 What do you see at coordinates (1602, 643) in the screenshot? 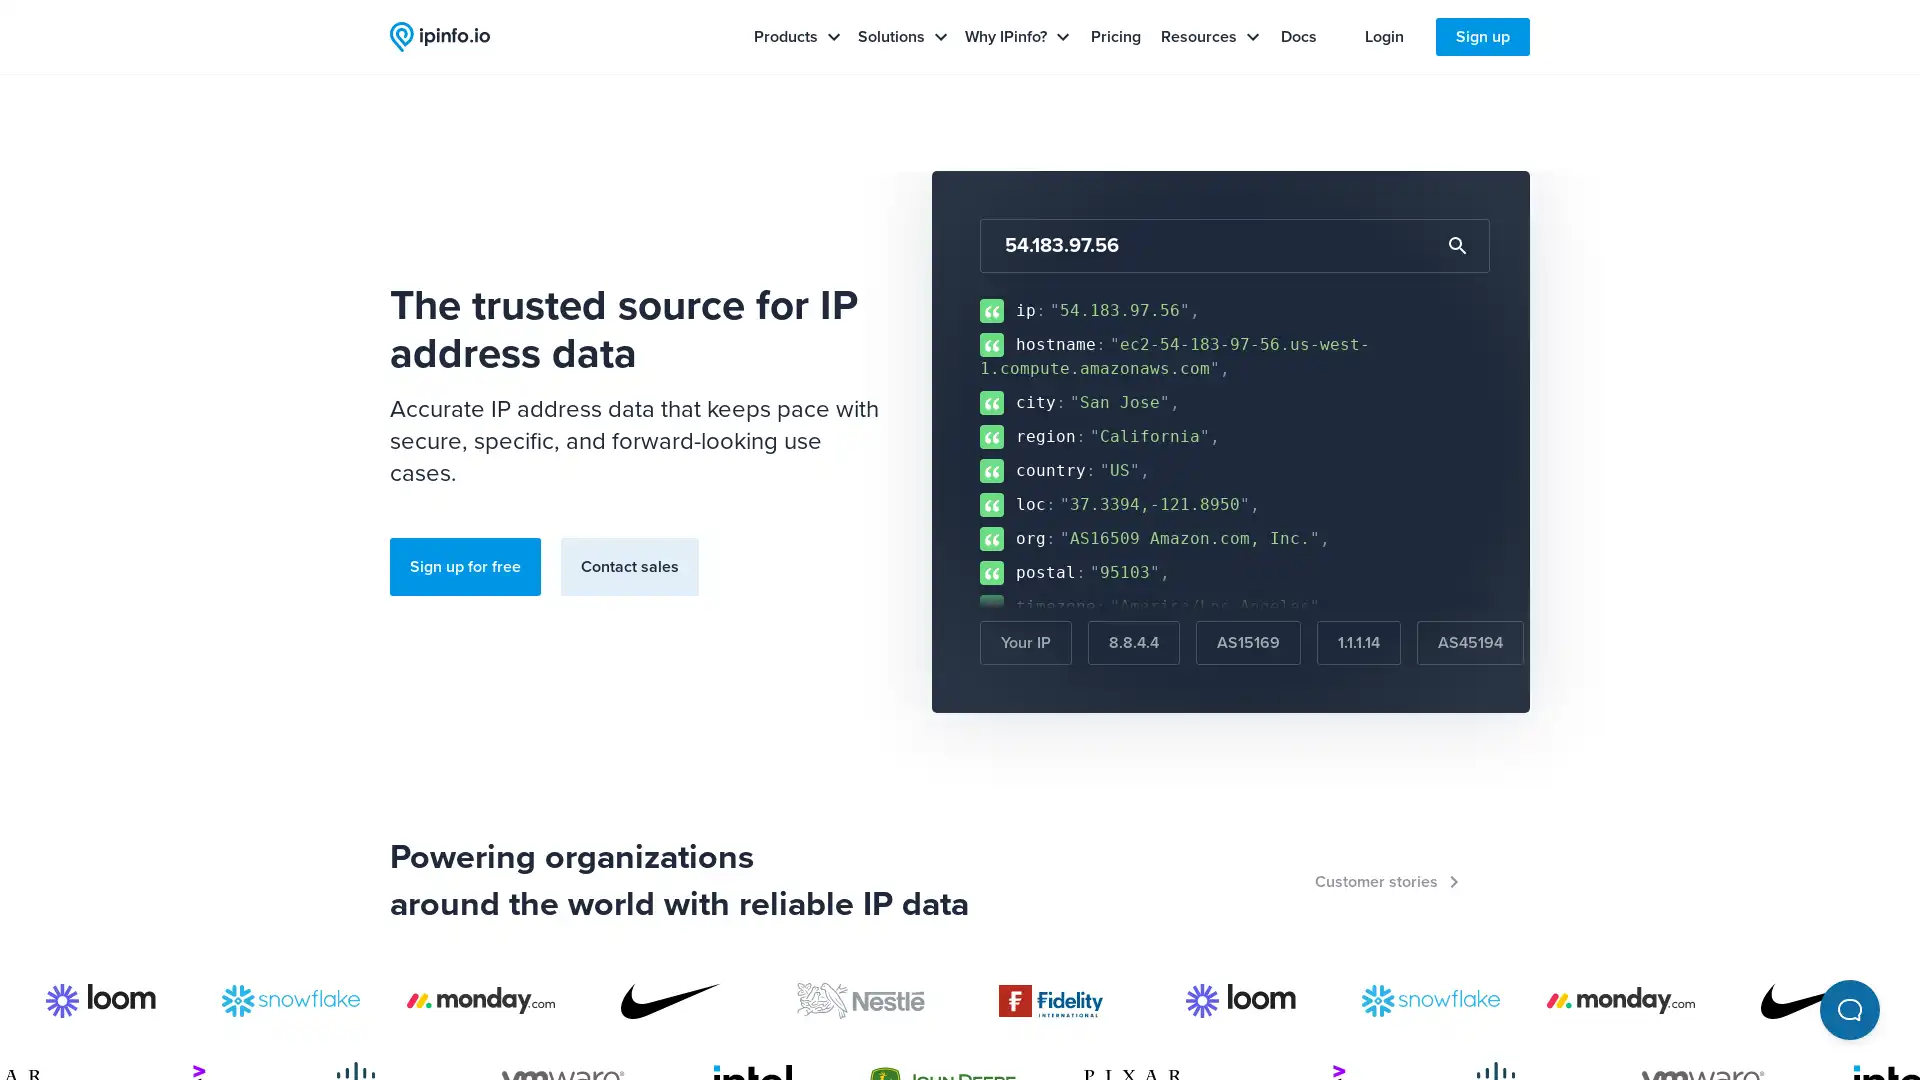
I see `68.87.41.40` at bounding box center [1602, 643].